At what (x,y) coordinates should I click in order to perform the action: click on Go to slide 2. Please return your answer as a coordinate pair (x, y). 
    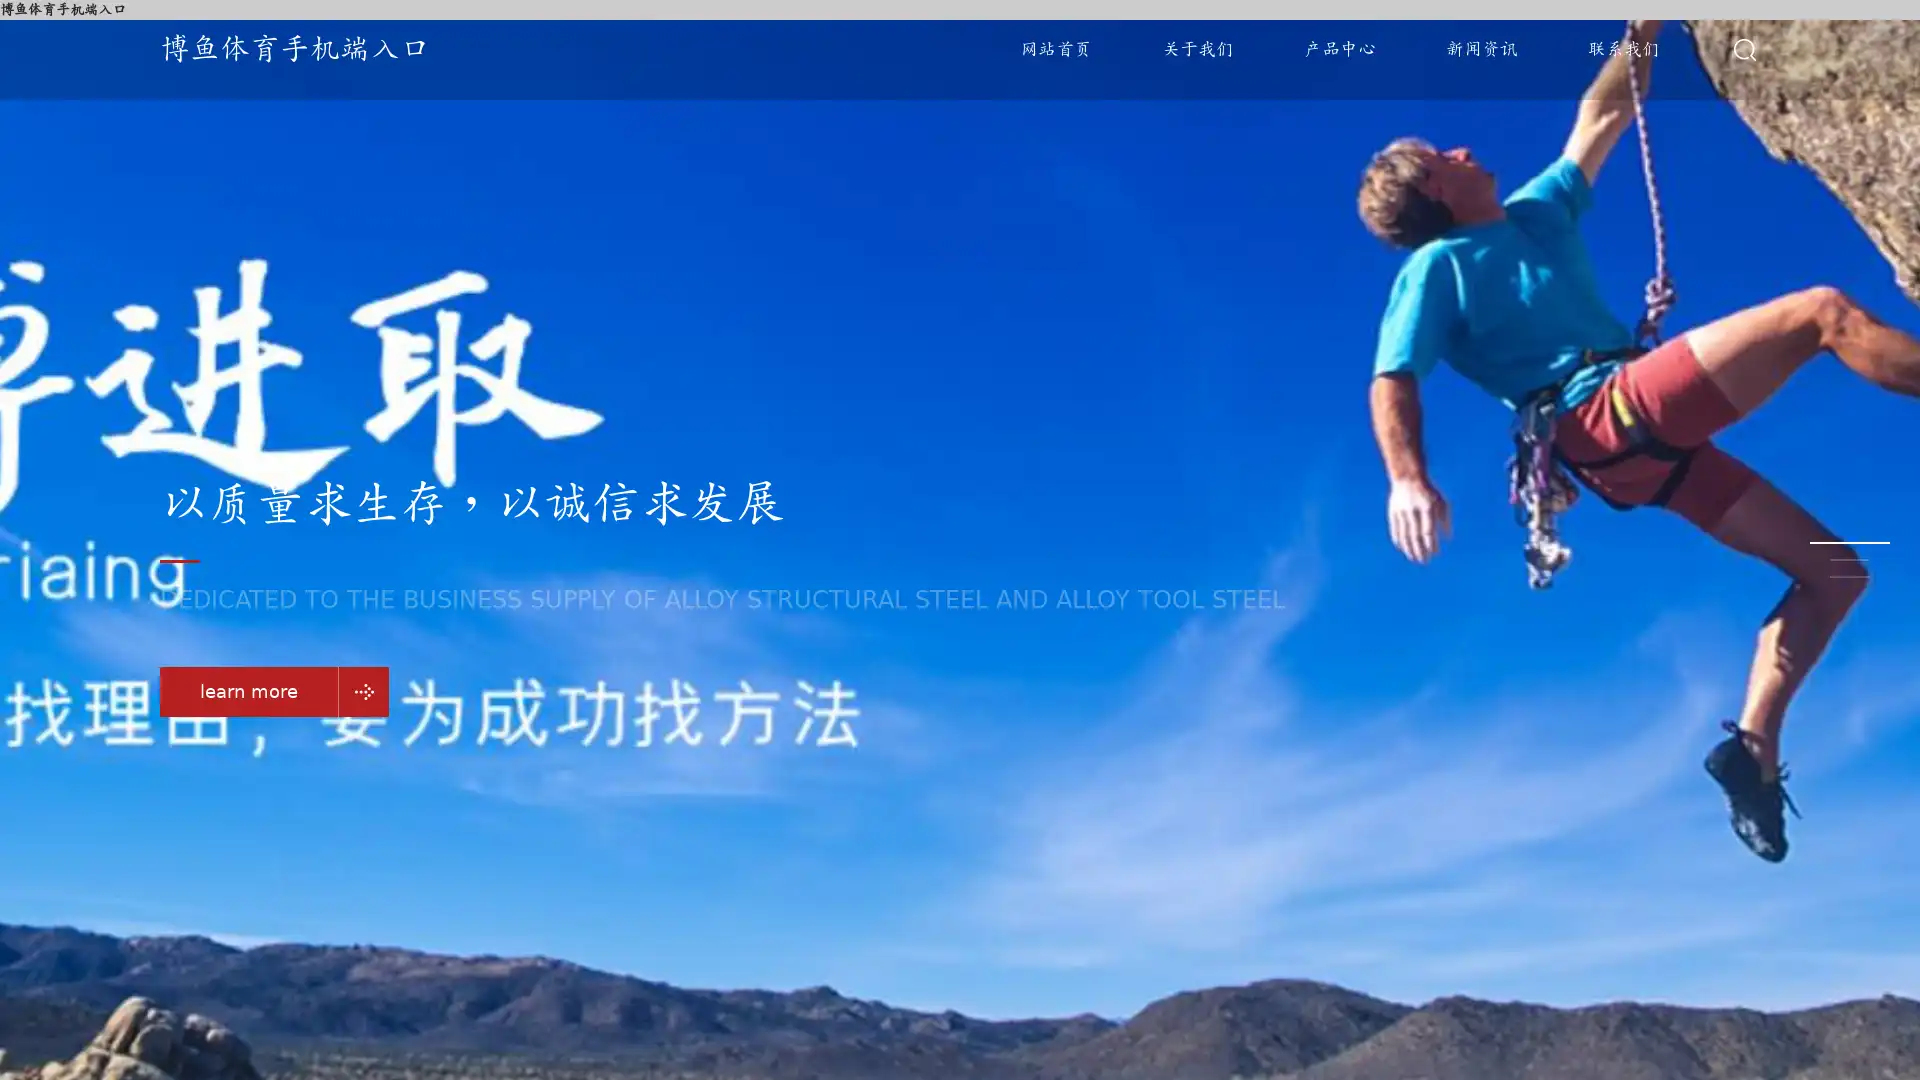
    Looking at the image, I should click on (1848, 559).